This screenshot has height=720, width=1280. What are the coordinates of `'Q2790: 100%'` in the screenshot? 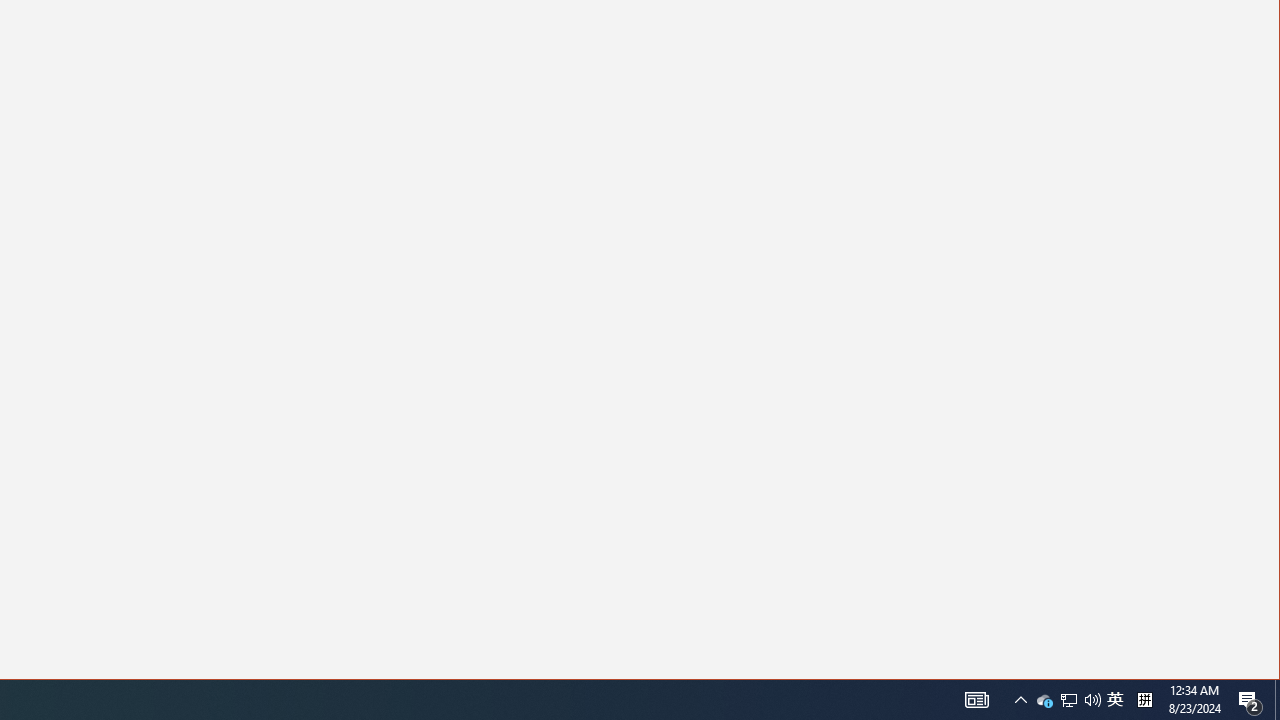 It's located at (1144, 698).